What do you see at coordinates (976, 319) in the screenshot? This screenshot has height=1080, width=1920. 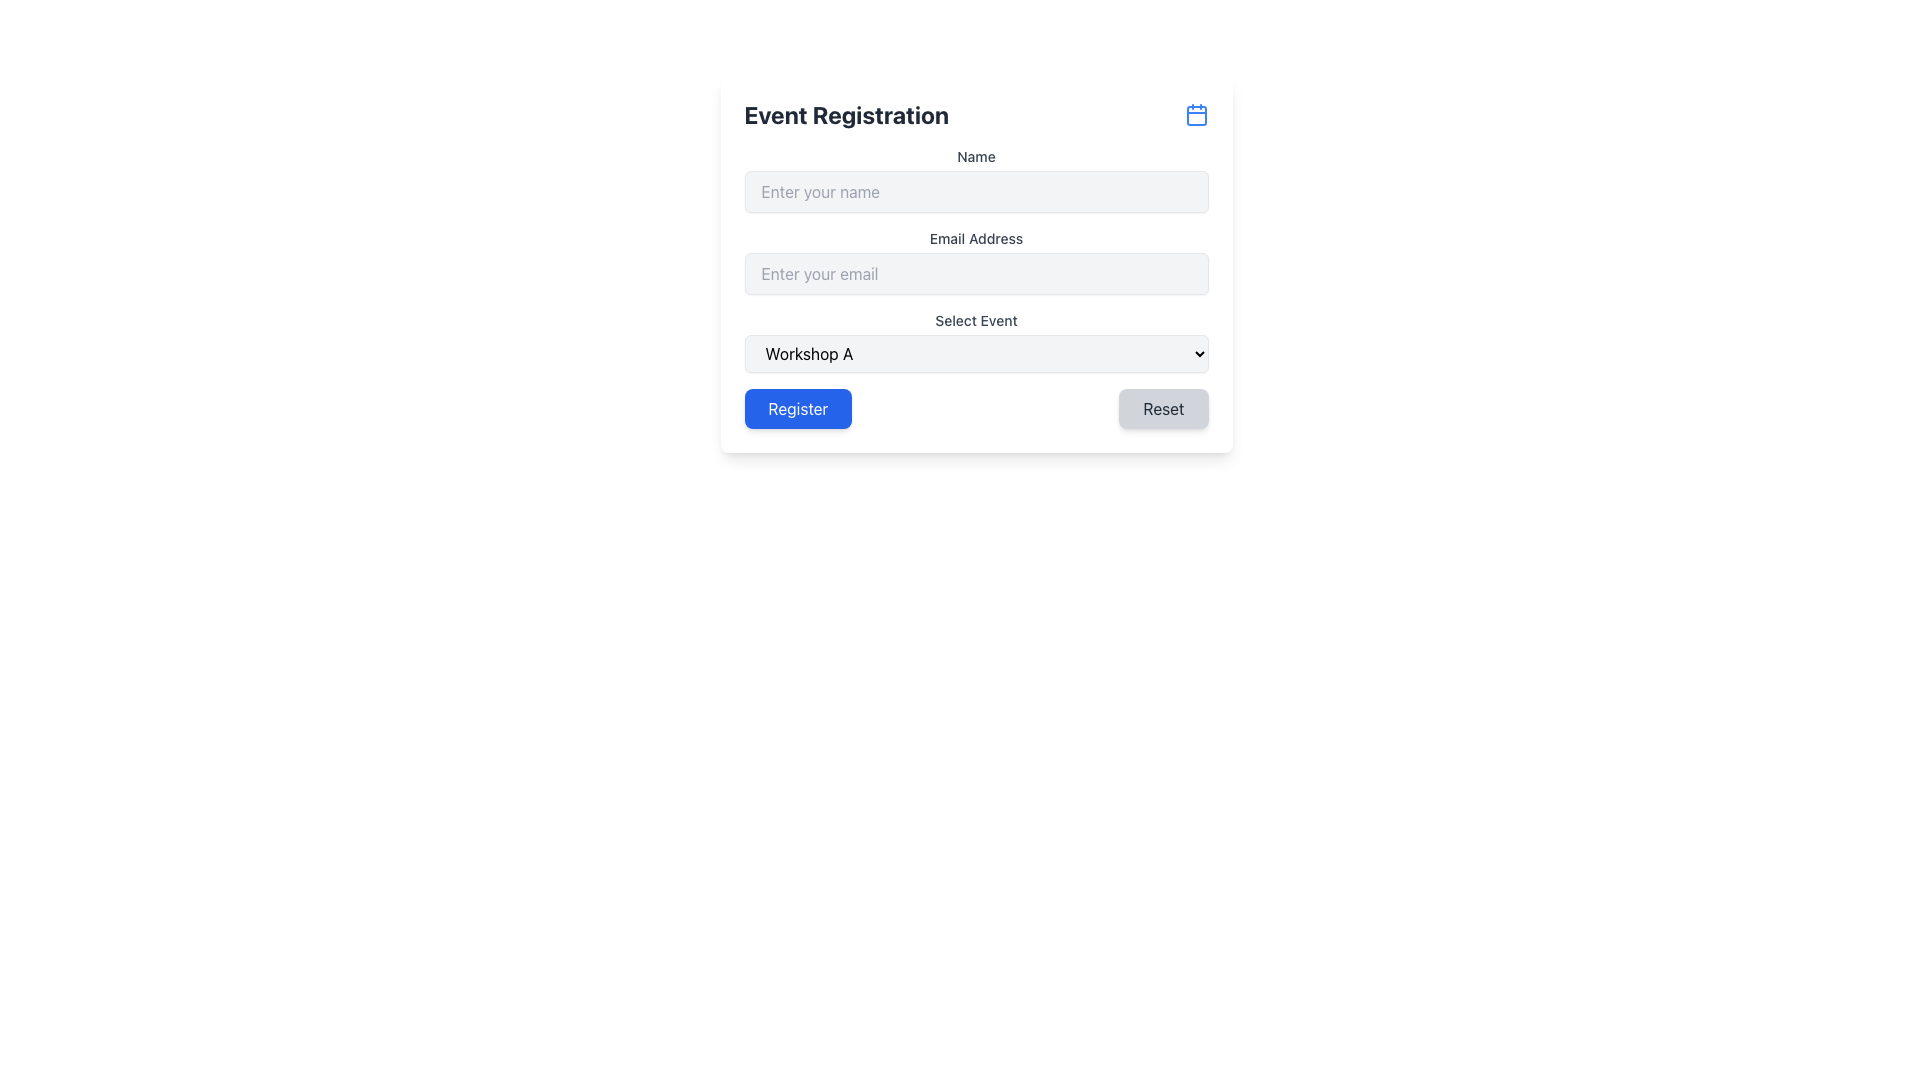 I see `the static text label reading 'Select Event', which is styled with a small font size, medium weight, and gray color, positioned above the dropdown menu in the registration form` at bounding box center [976, 319].